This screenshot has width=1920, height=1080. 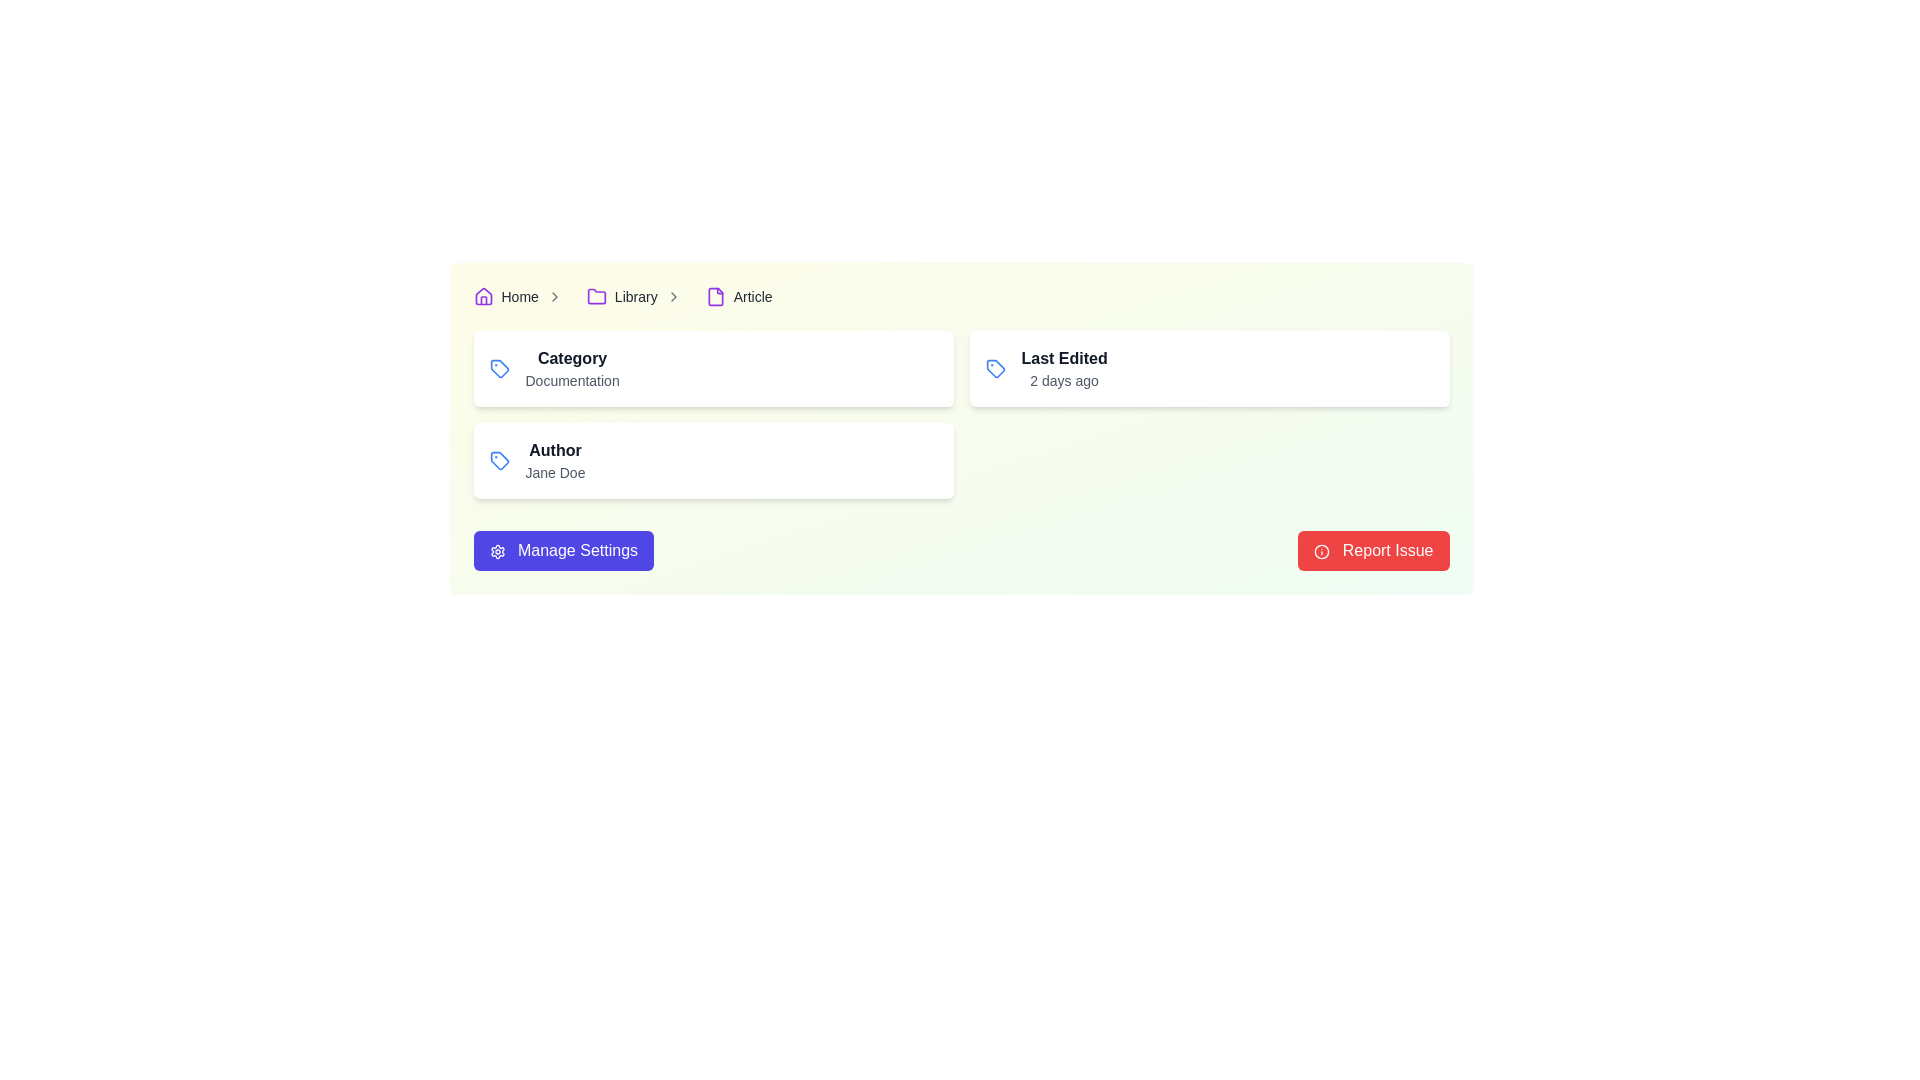 What do you see at coordinates (1063, 381) in the screenshot?
I see `the text label that displays '2 days ago', which is located directly below the 'Last Edited' text in the upper-right corner of the interface` at bounding box center [1063, 381].